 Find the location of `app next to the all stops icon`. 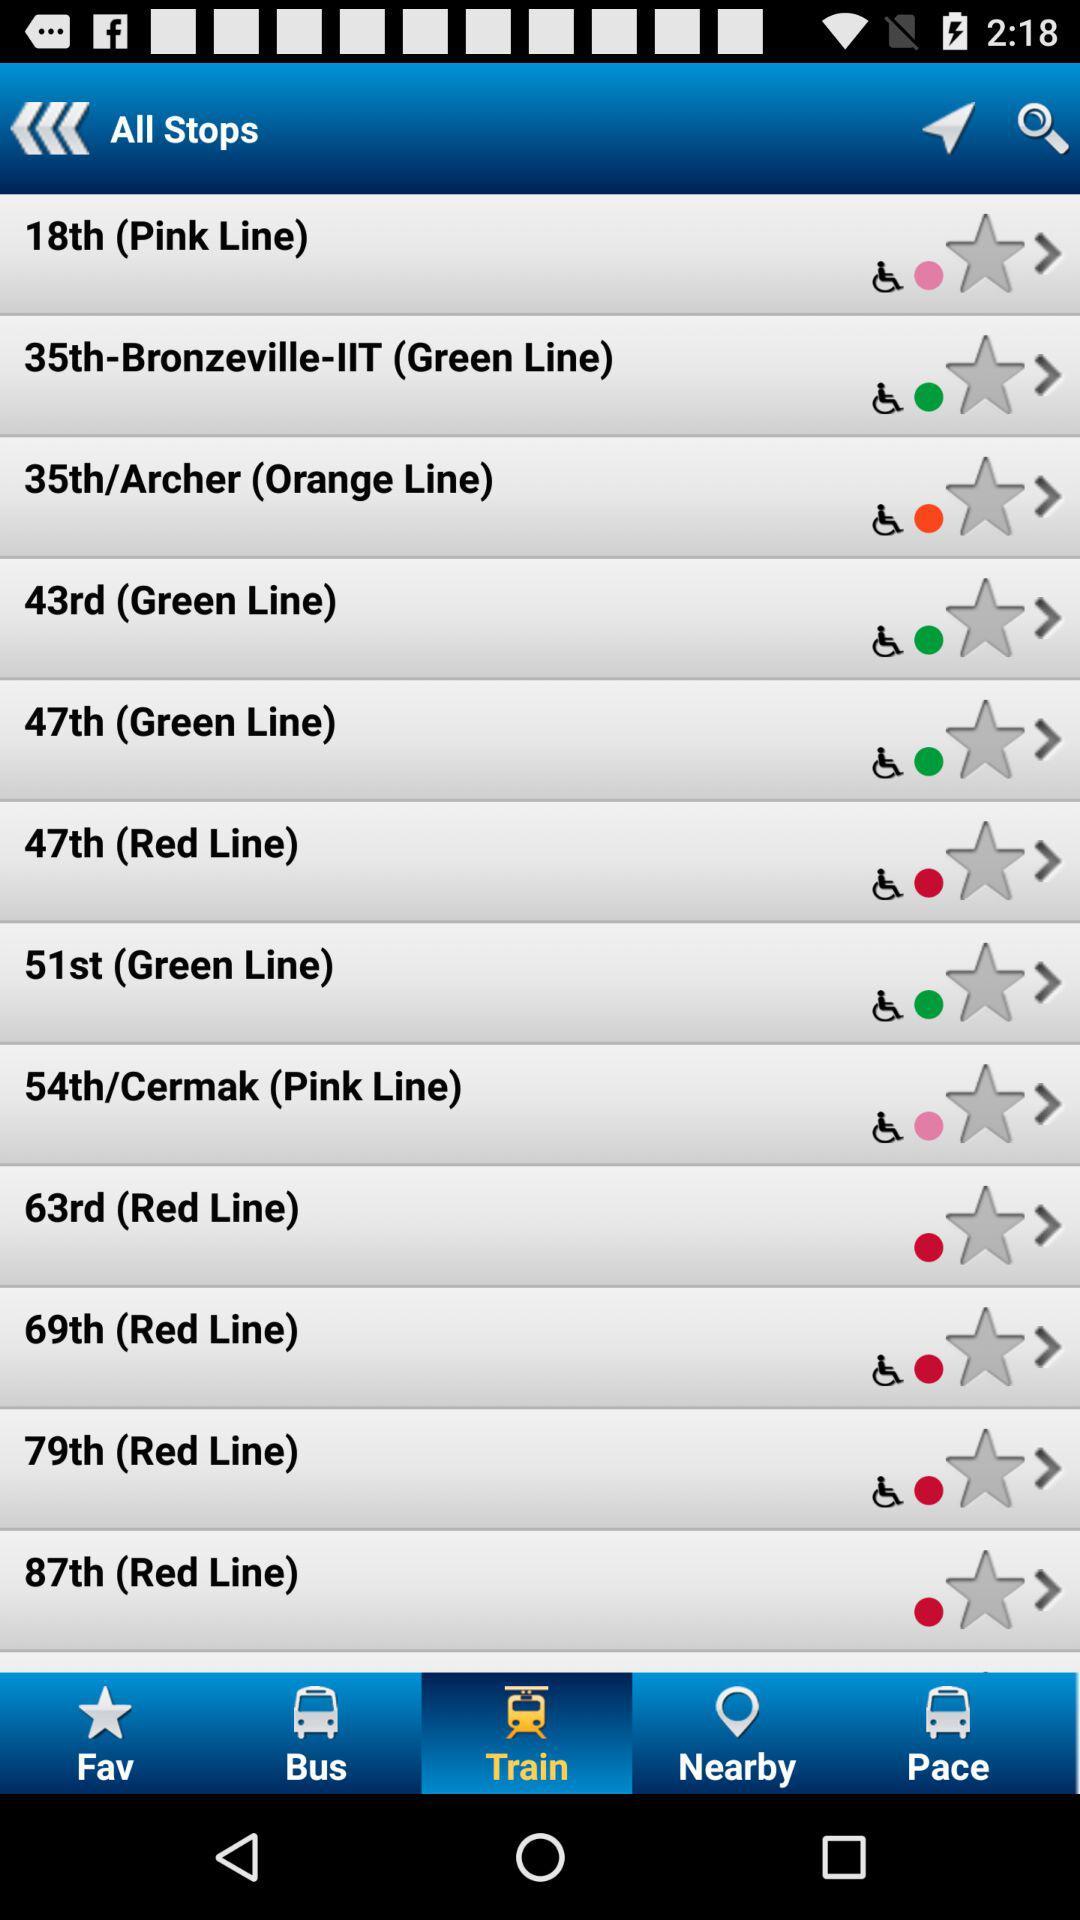

app next to the all stops icon is located at coordinates (48, 127).